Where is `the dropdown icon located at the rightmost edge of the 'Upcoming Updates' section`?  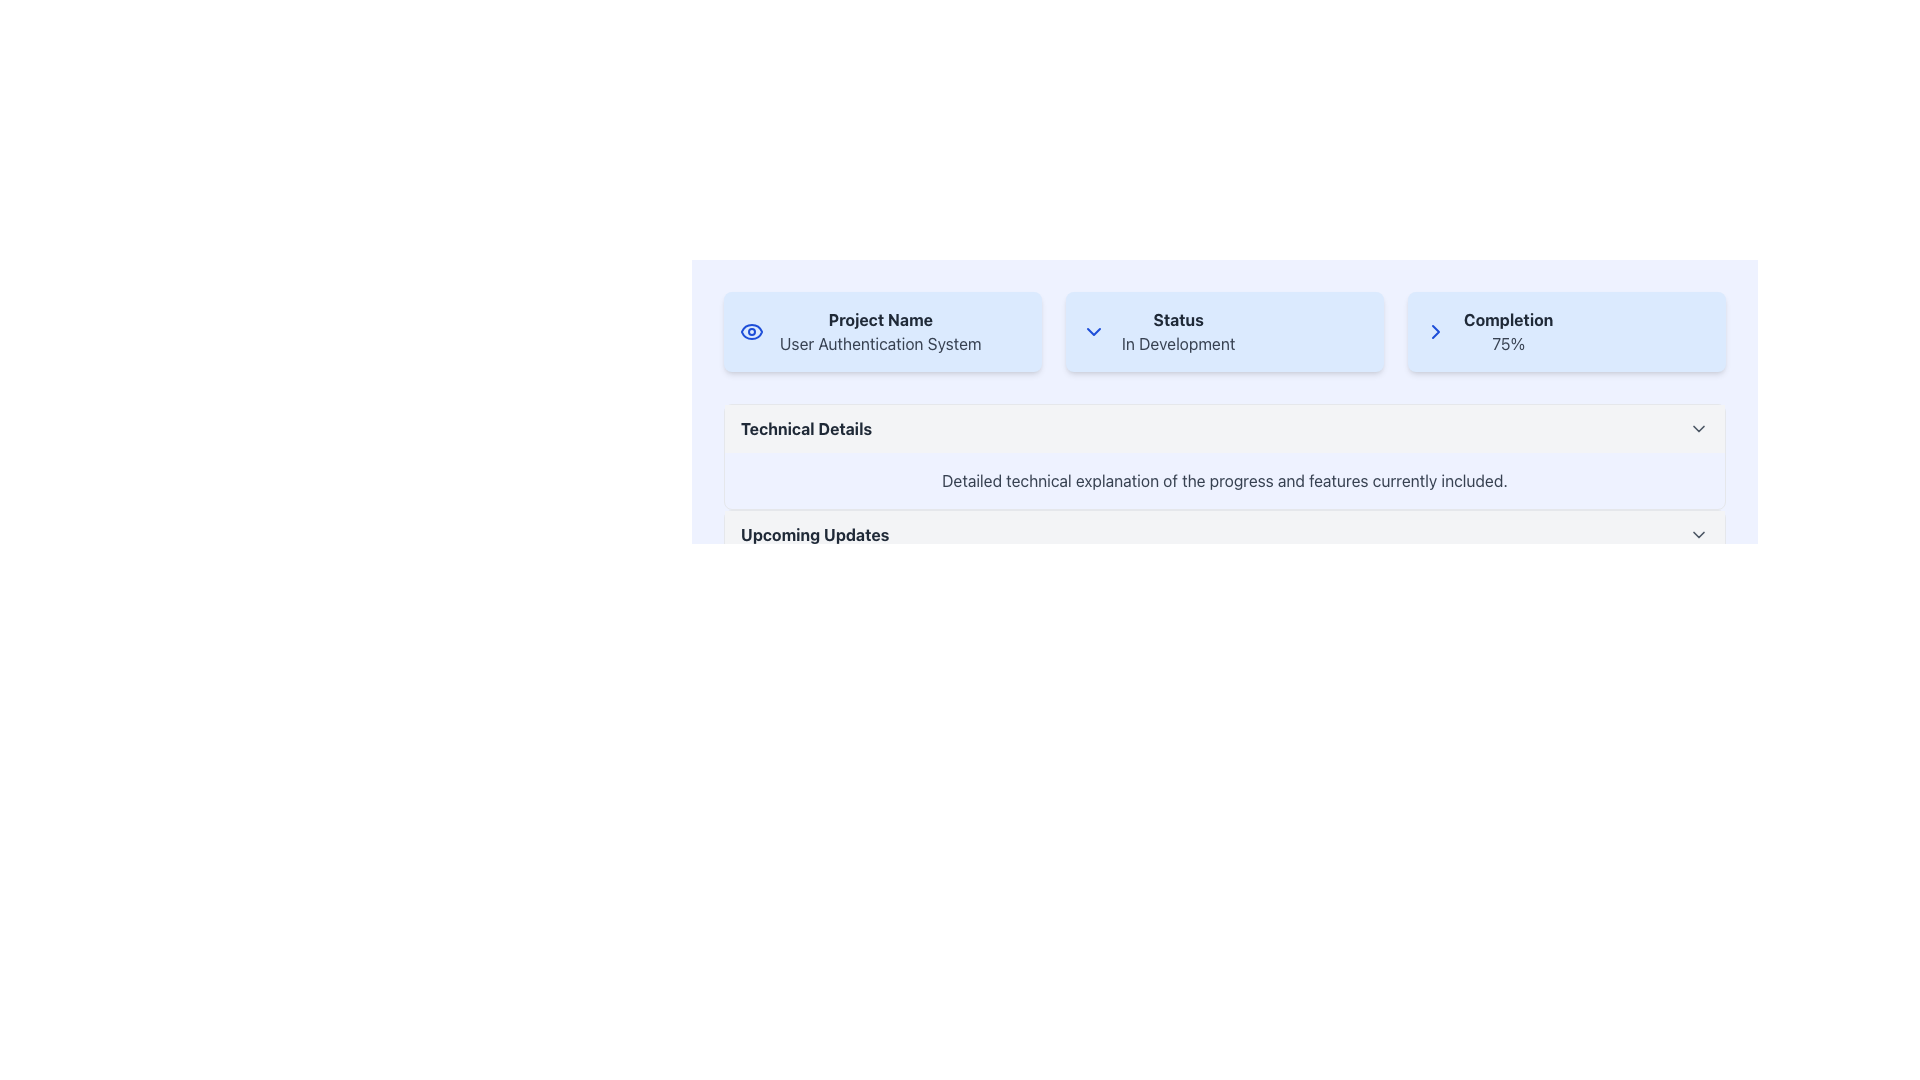
the dropdown icon located at the rightmost edge of the 'Upcoming Updates' section is located at coordinates (1698, 534).